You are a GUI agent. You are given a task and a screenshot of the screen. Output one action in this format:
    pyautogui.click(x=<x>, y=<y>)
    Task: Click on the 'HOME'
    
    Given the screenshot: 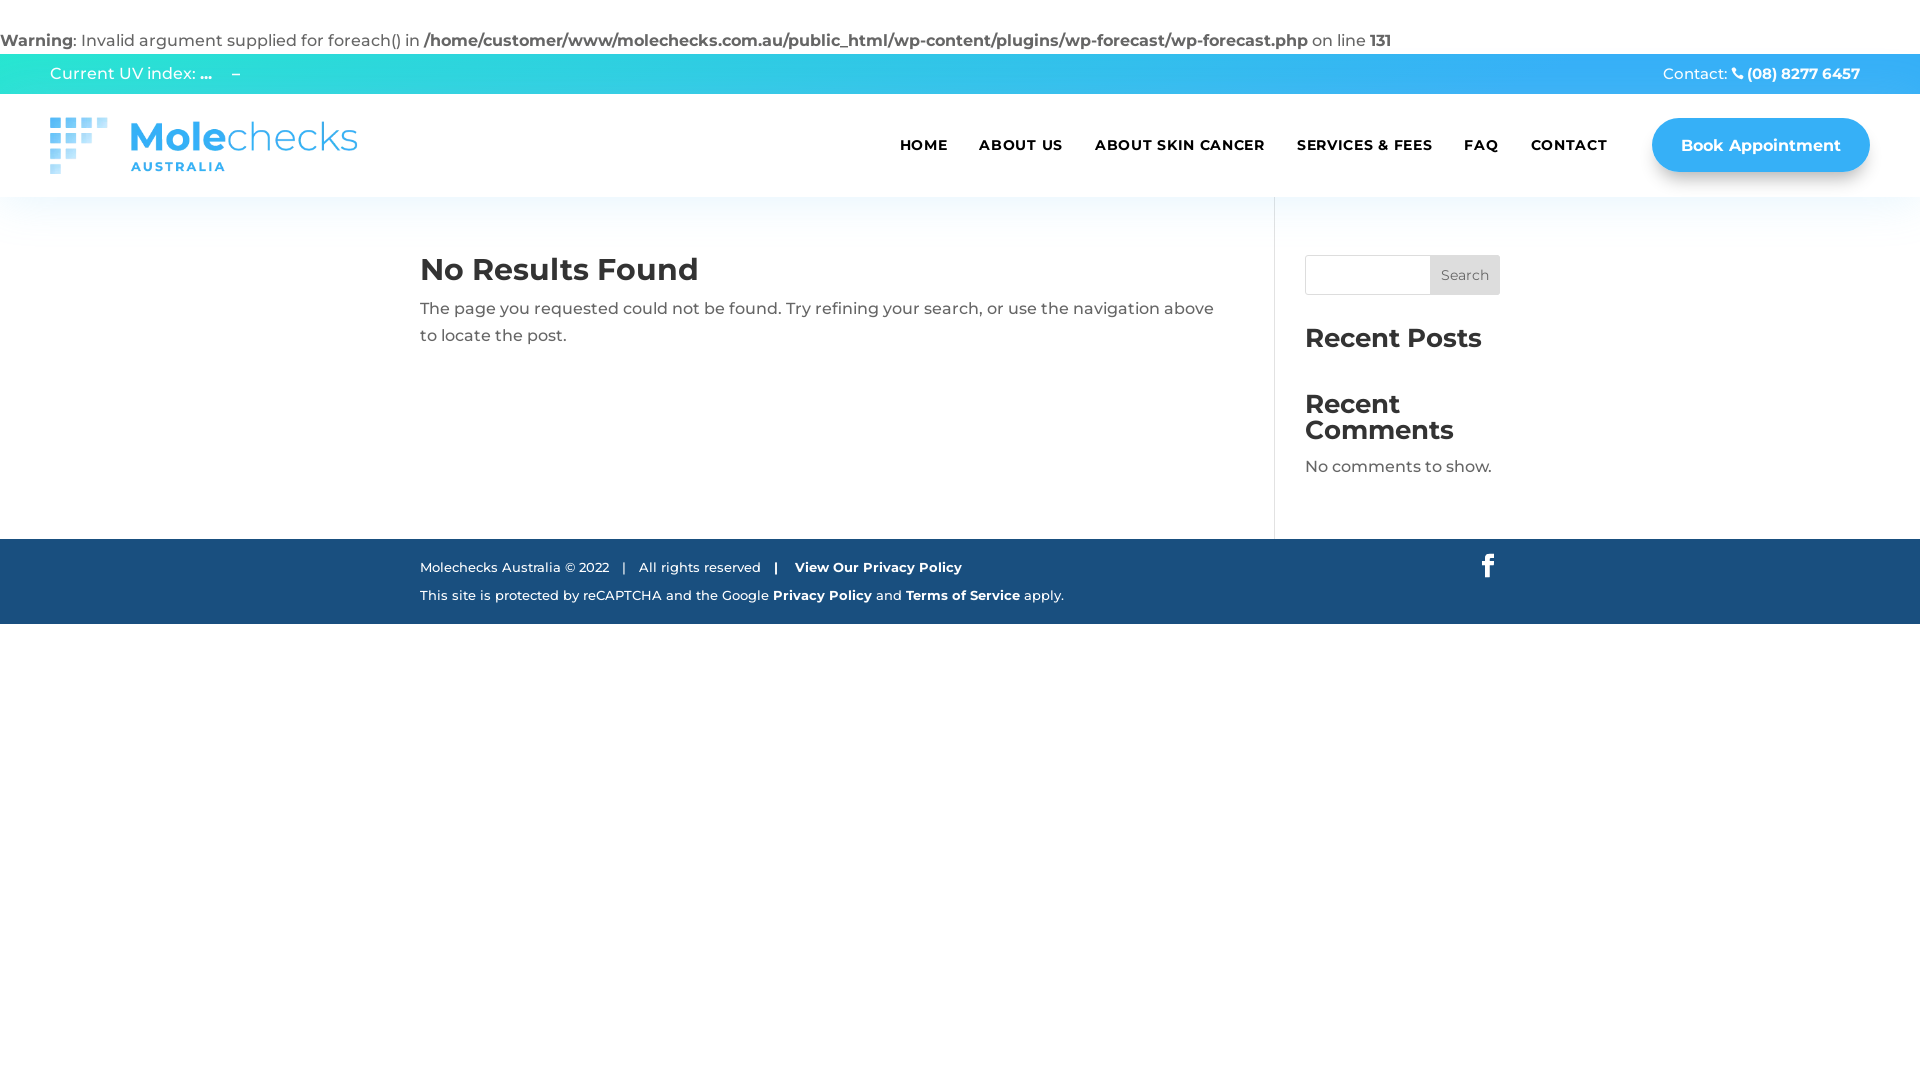 What is the action you would take?
    pyautogui.click(x=923, y=144)
    